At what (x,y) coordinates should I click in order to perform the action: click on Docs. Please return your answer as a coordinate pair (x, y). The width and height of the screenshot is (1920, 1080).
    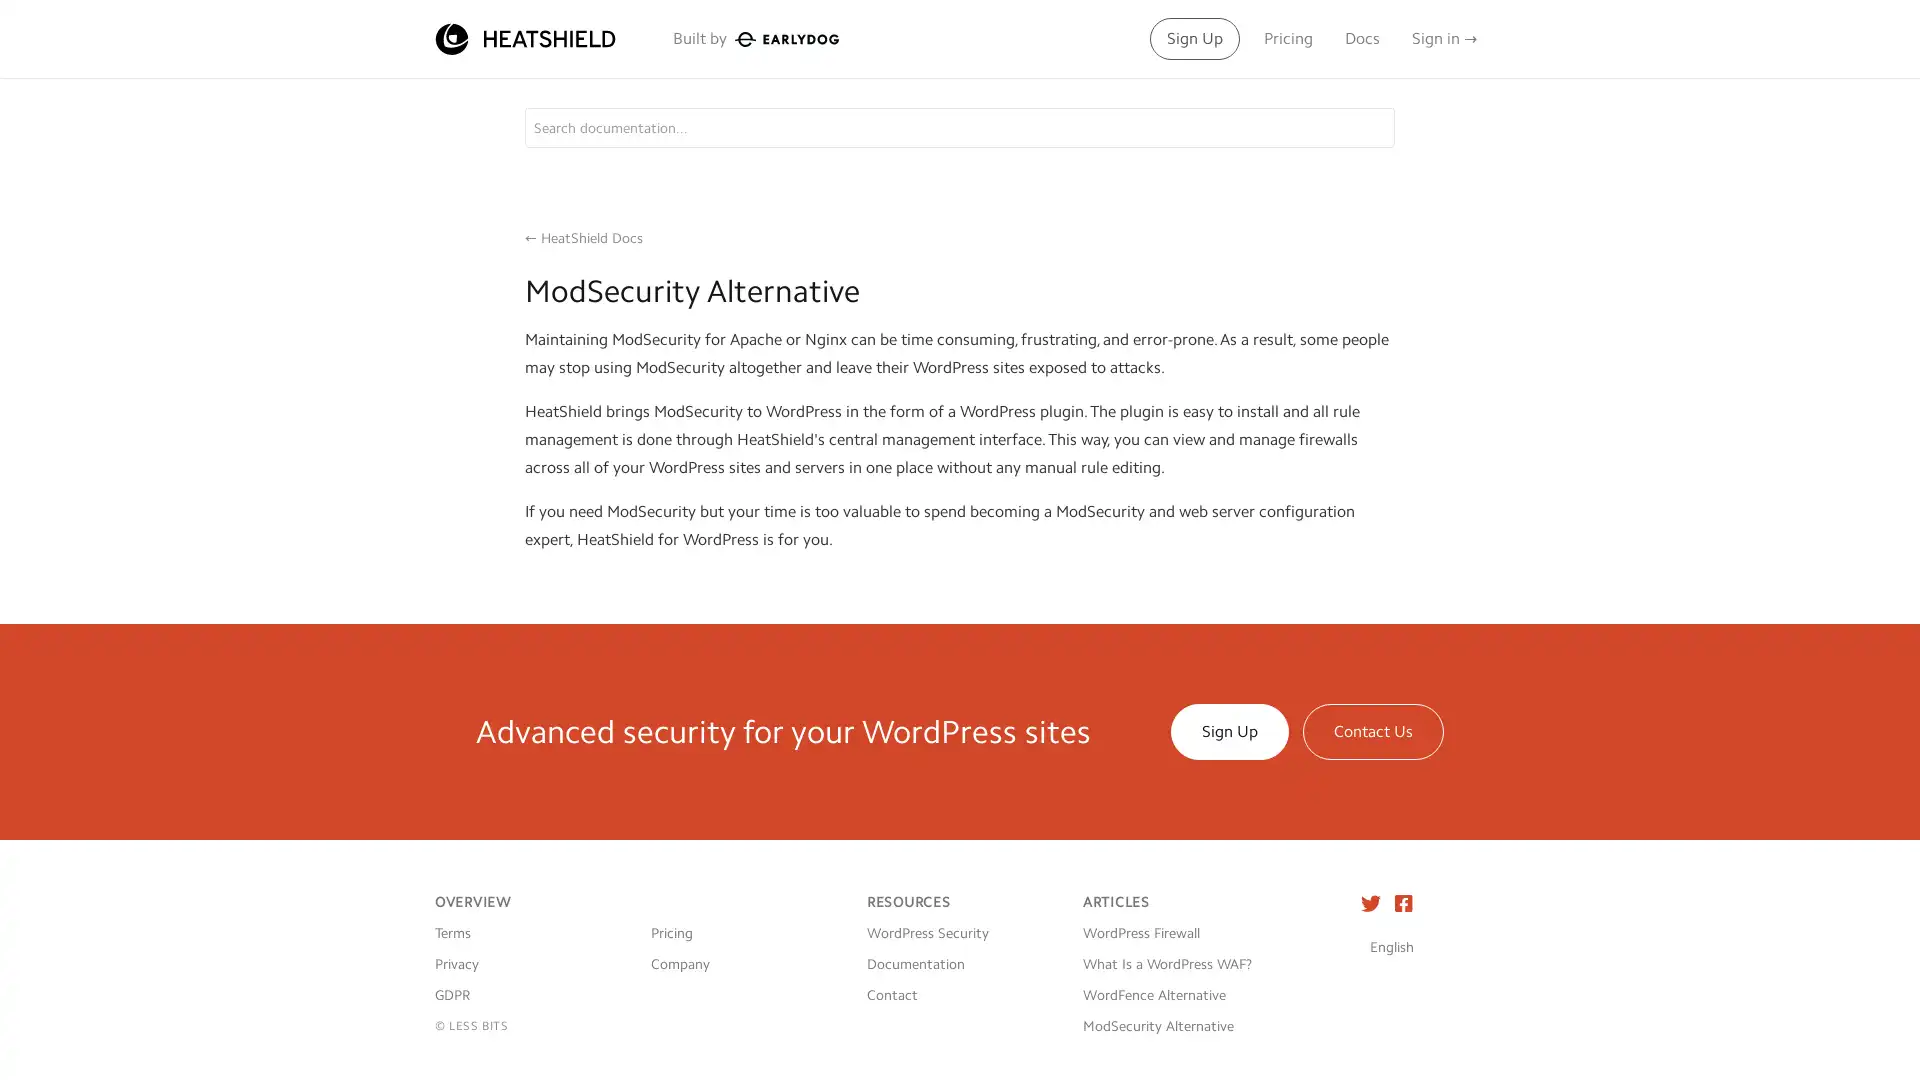
    Looking at the image, I should click on (1361, 38).